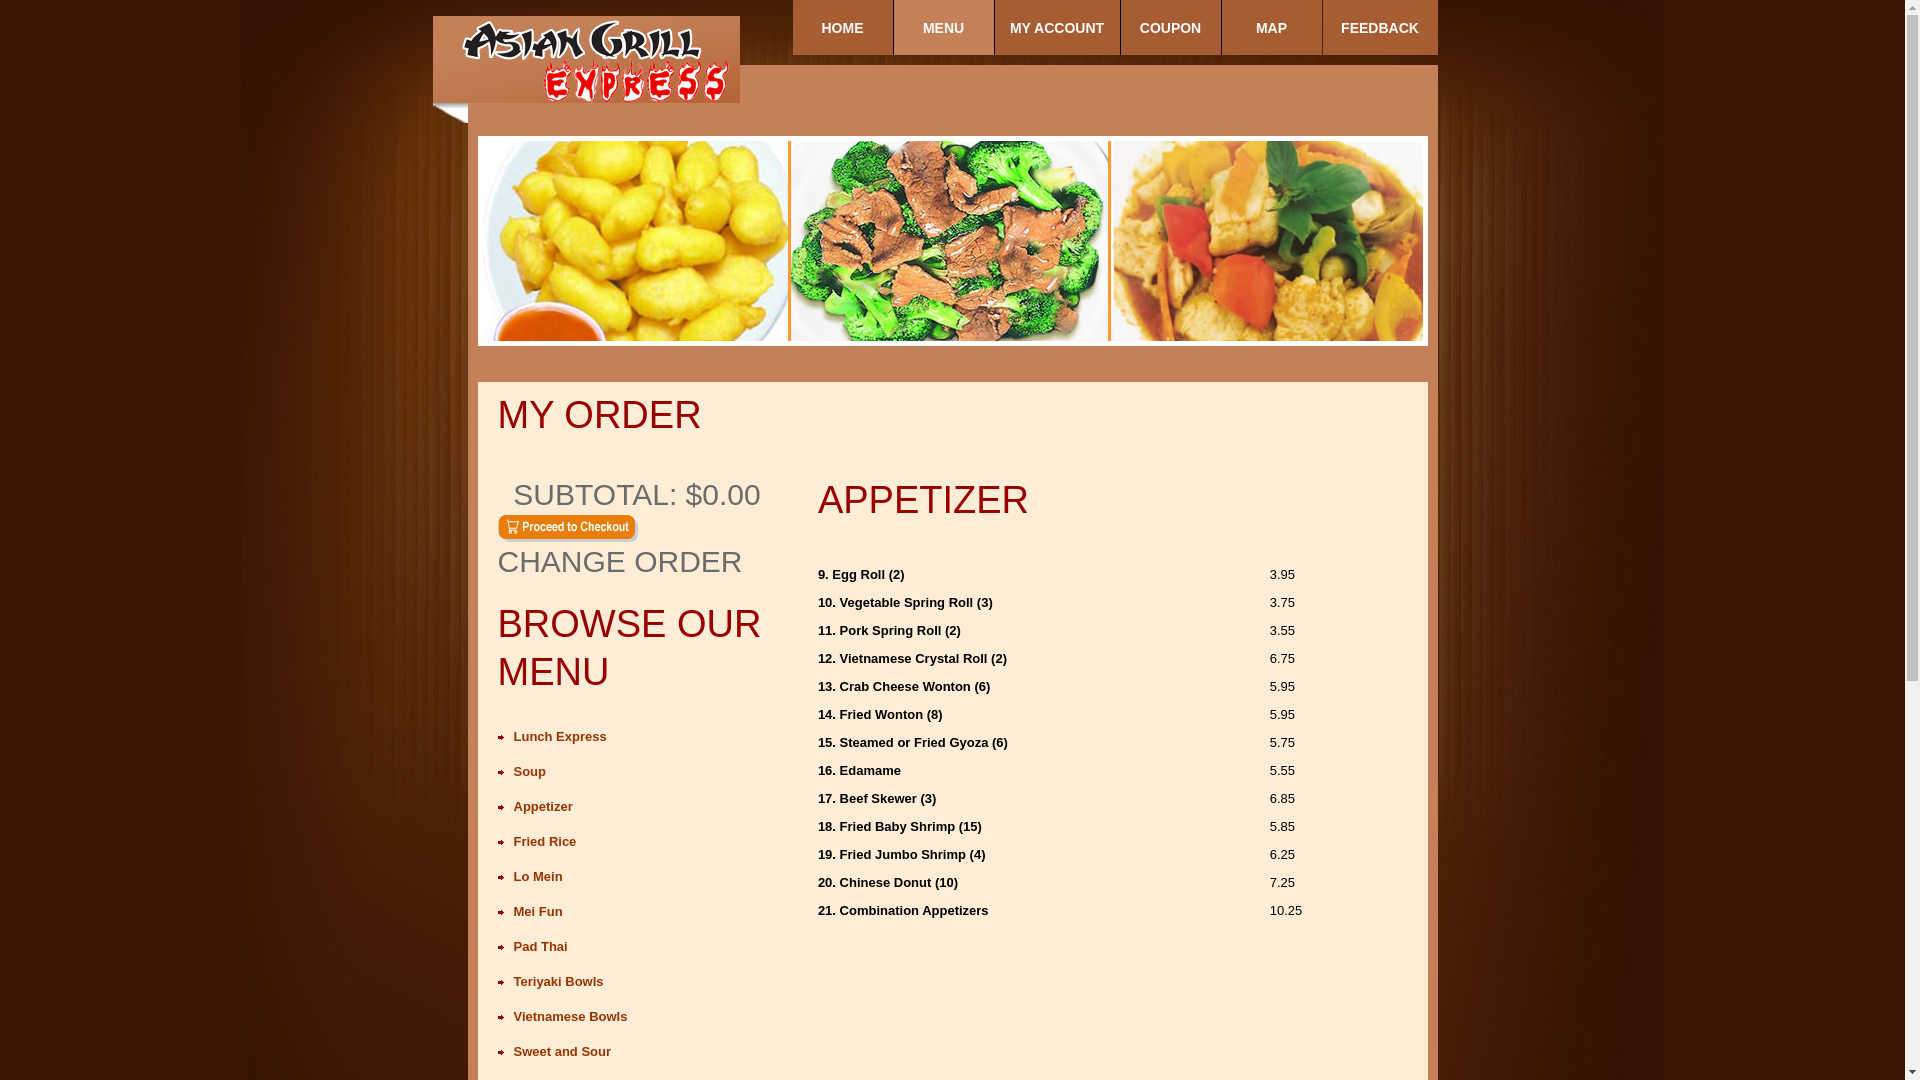  Describe the element at coordinates (513, 736) in the screenshot. I see `'Lunch Express'` at that location.